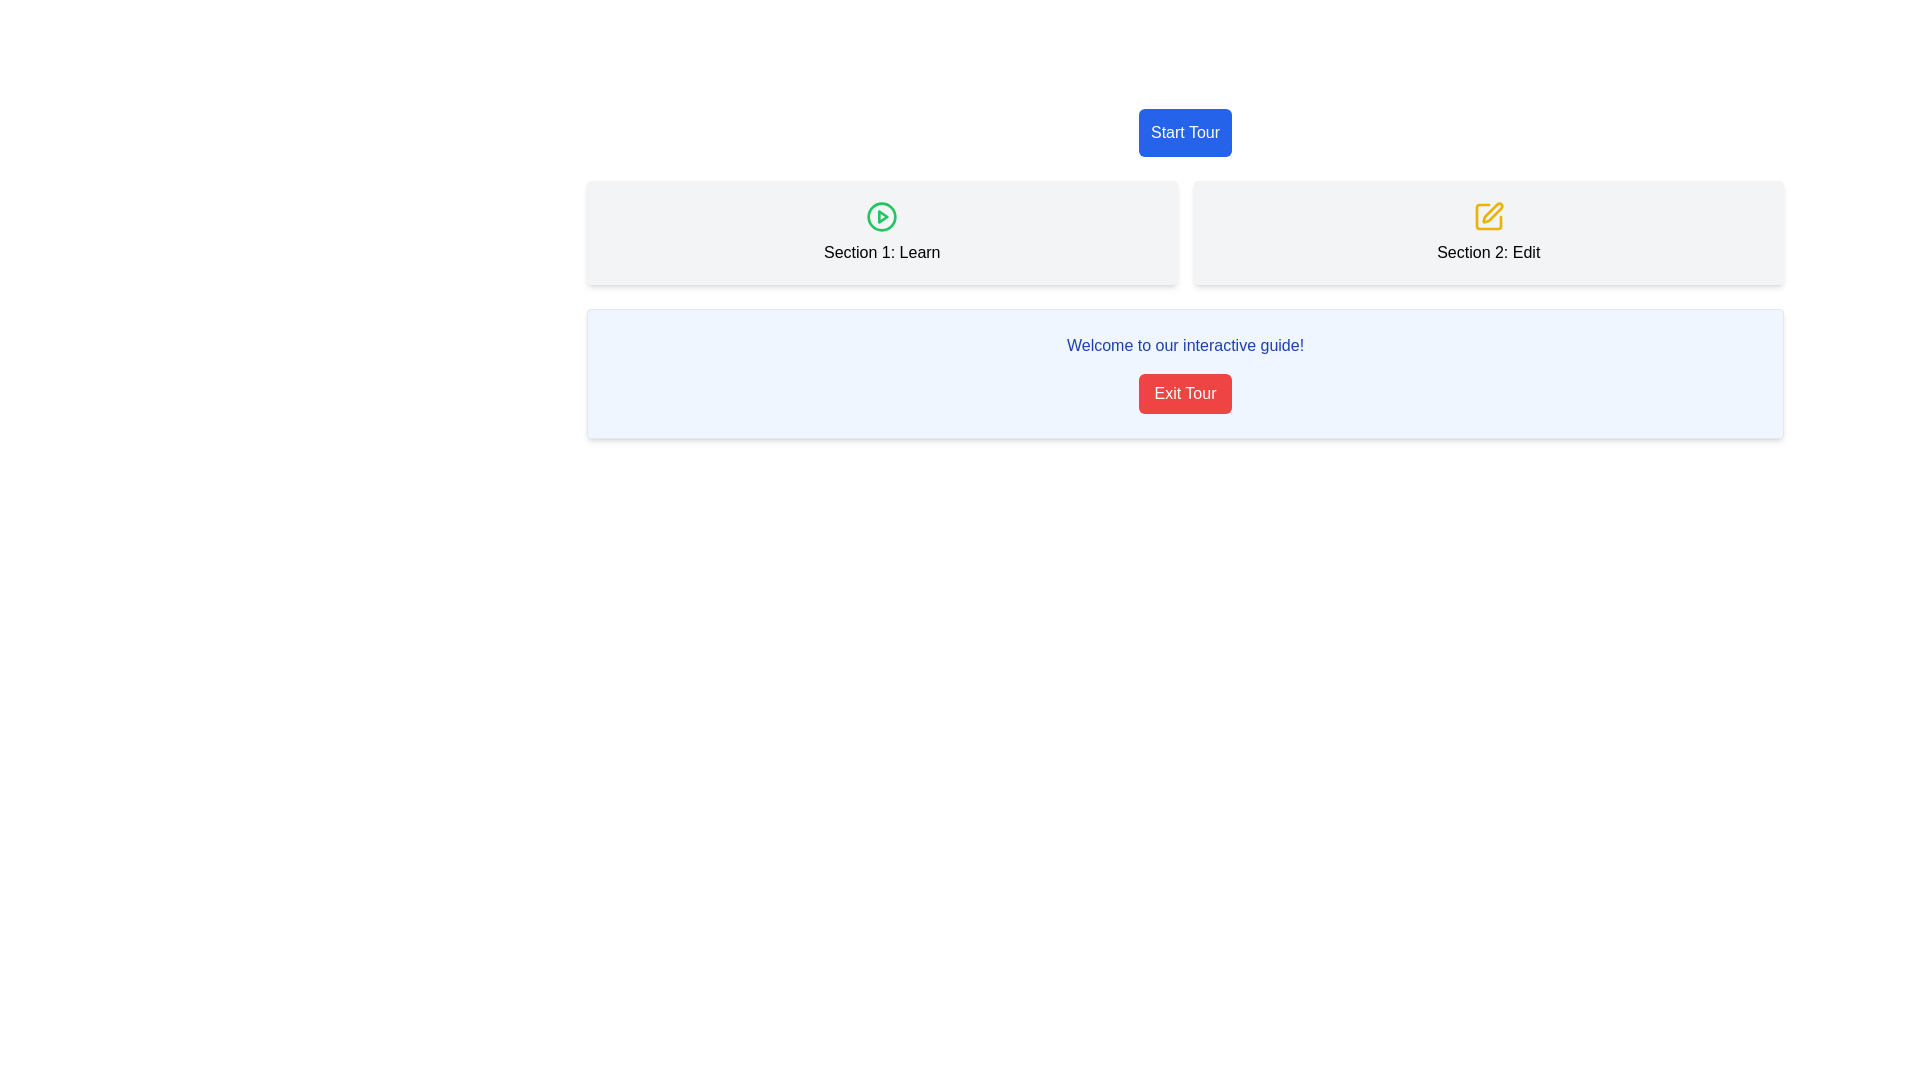  Describe the element at coordinates (1488, 252) in the screenshot. I see `the text label 'Section 2: Edit', which identifies the editing feature in the UI and is located below the yellow pencil icon` at that location.